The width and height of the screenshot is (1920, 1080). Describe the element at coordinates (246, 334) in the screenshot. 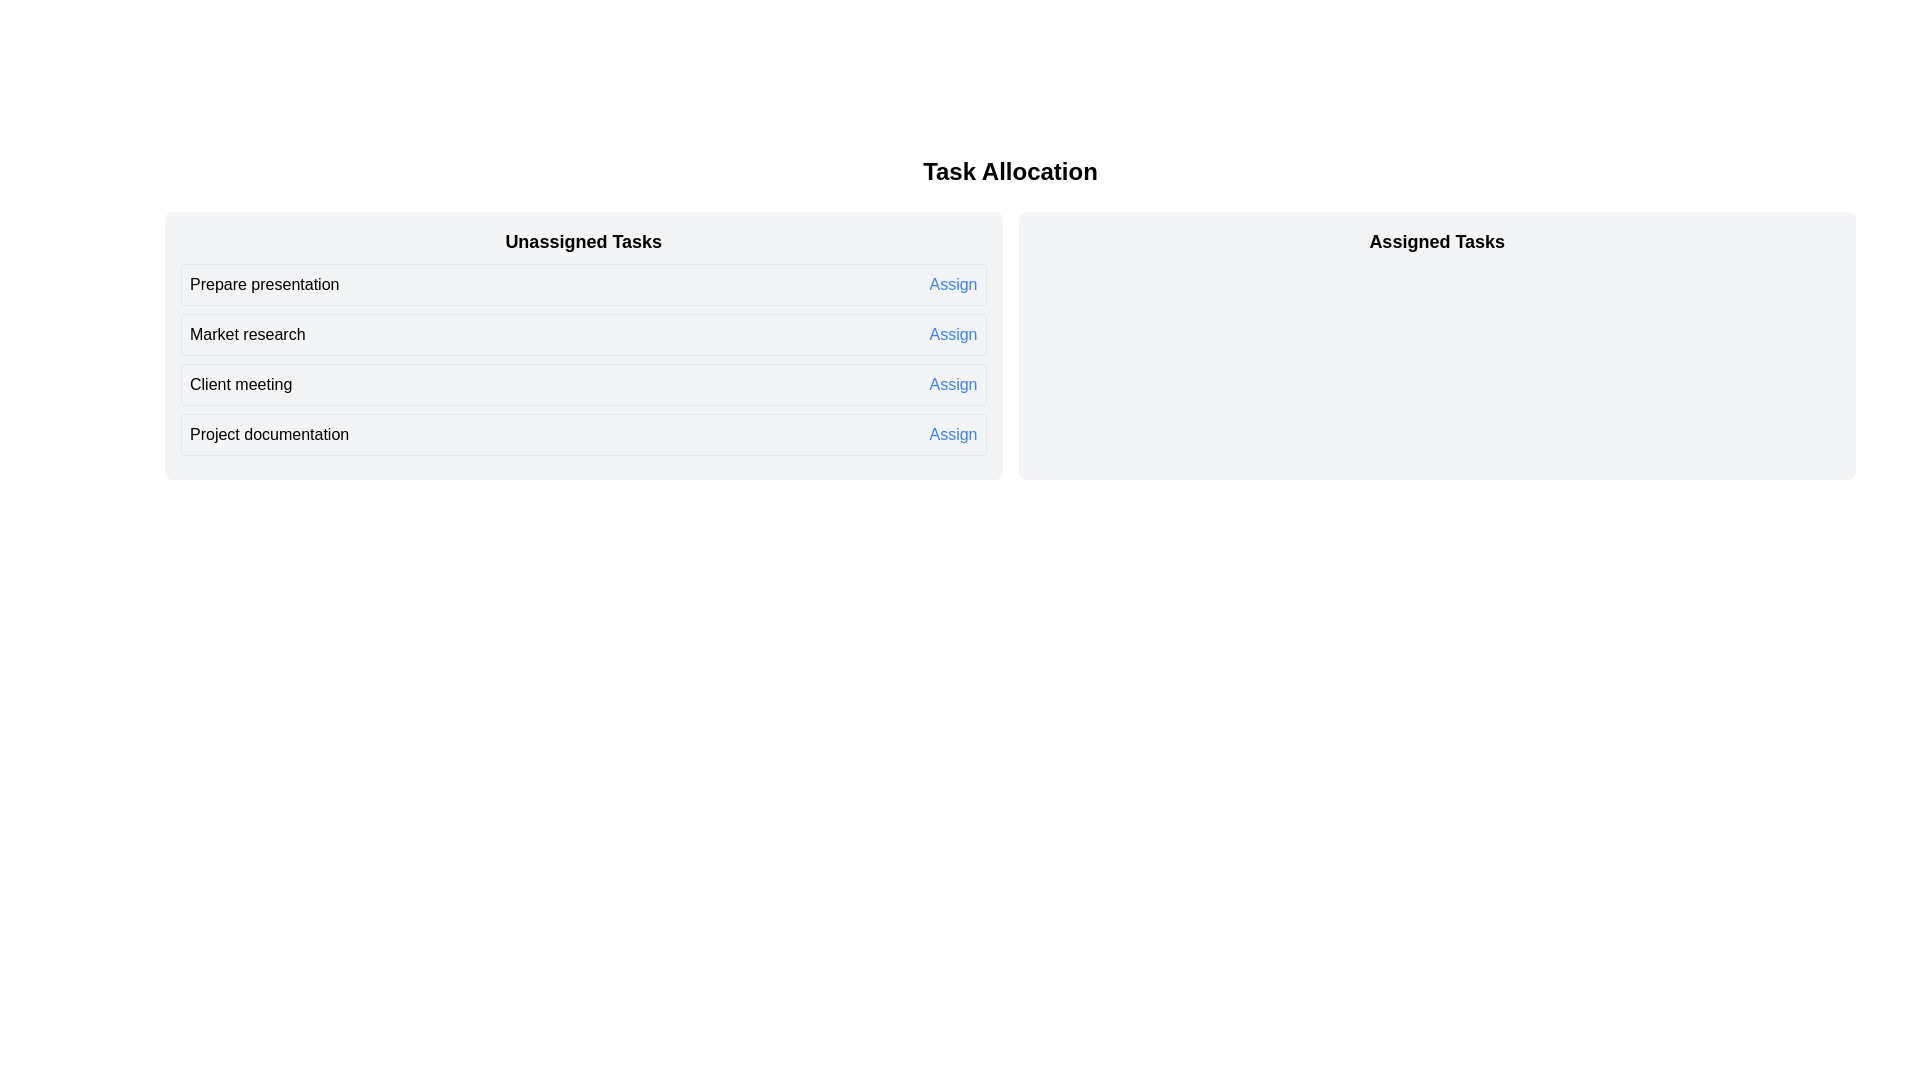

I see `the text label displaying 'Market research', which is the second item in the unassigned tasks column, aligned to the left with the 'Assign' button adjacent to it` at that location.